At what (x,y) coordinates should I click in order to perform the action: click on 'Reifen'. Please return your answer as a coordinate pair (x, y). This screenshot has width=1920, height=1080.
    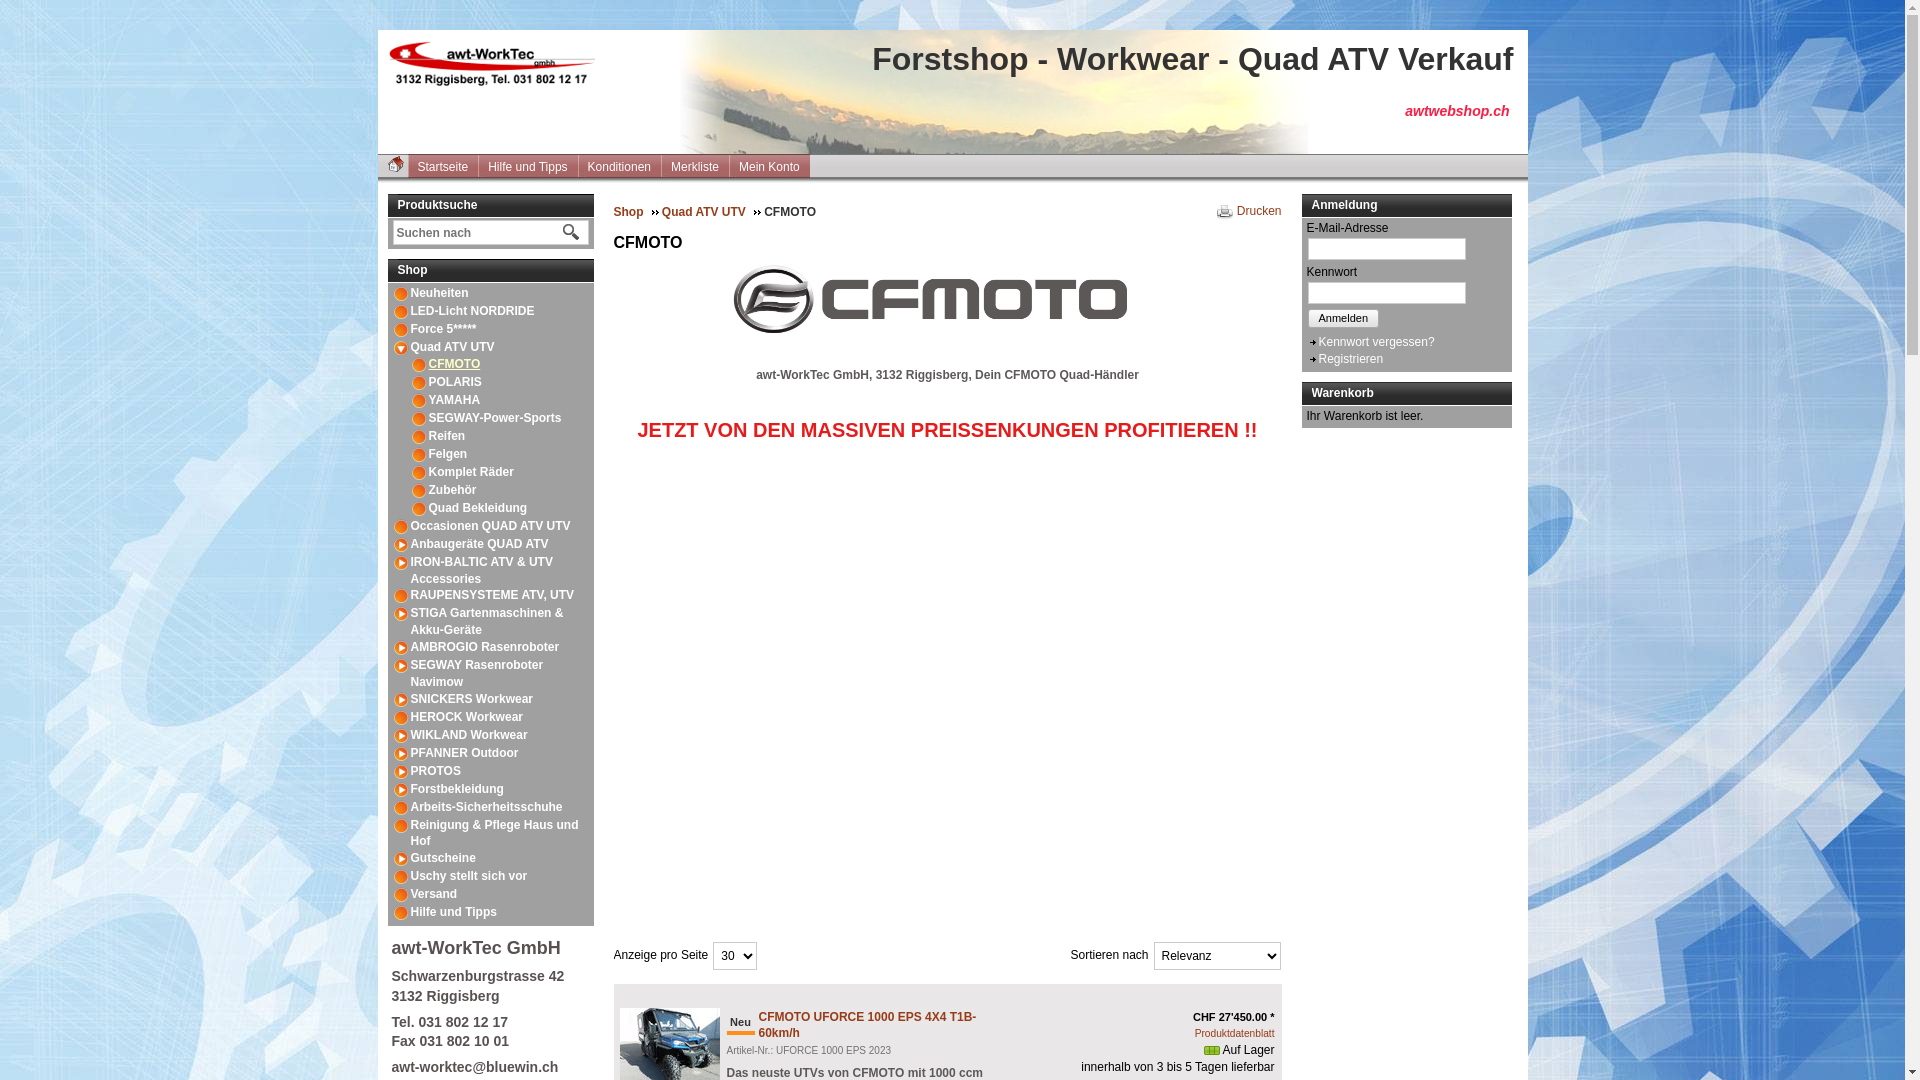
    Looking at the image, I should click on (446, 434).